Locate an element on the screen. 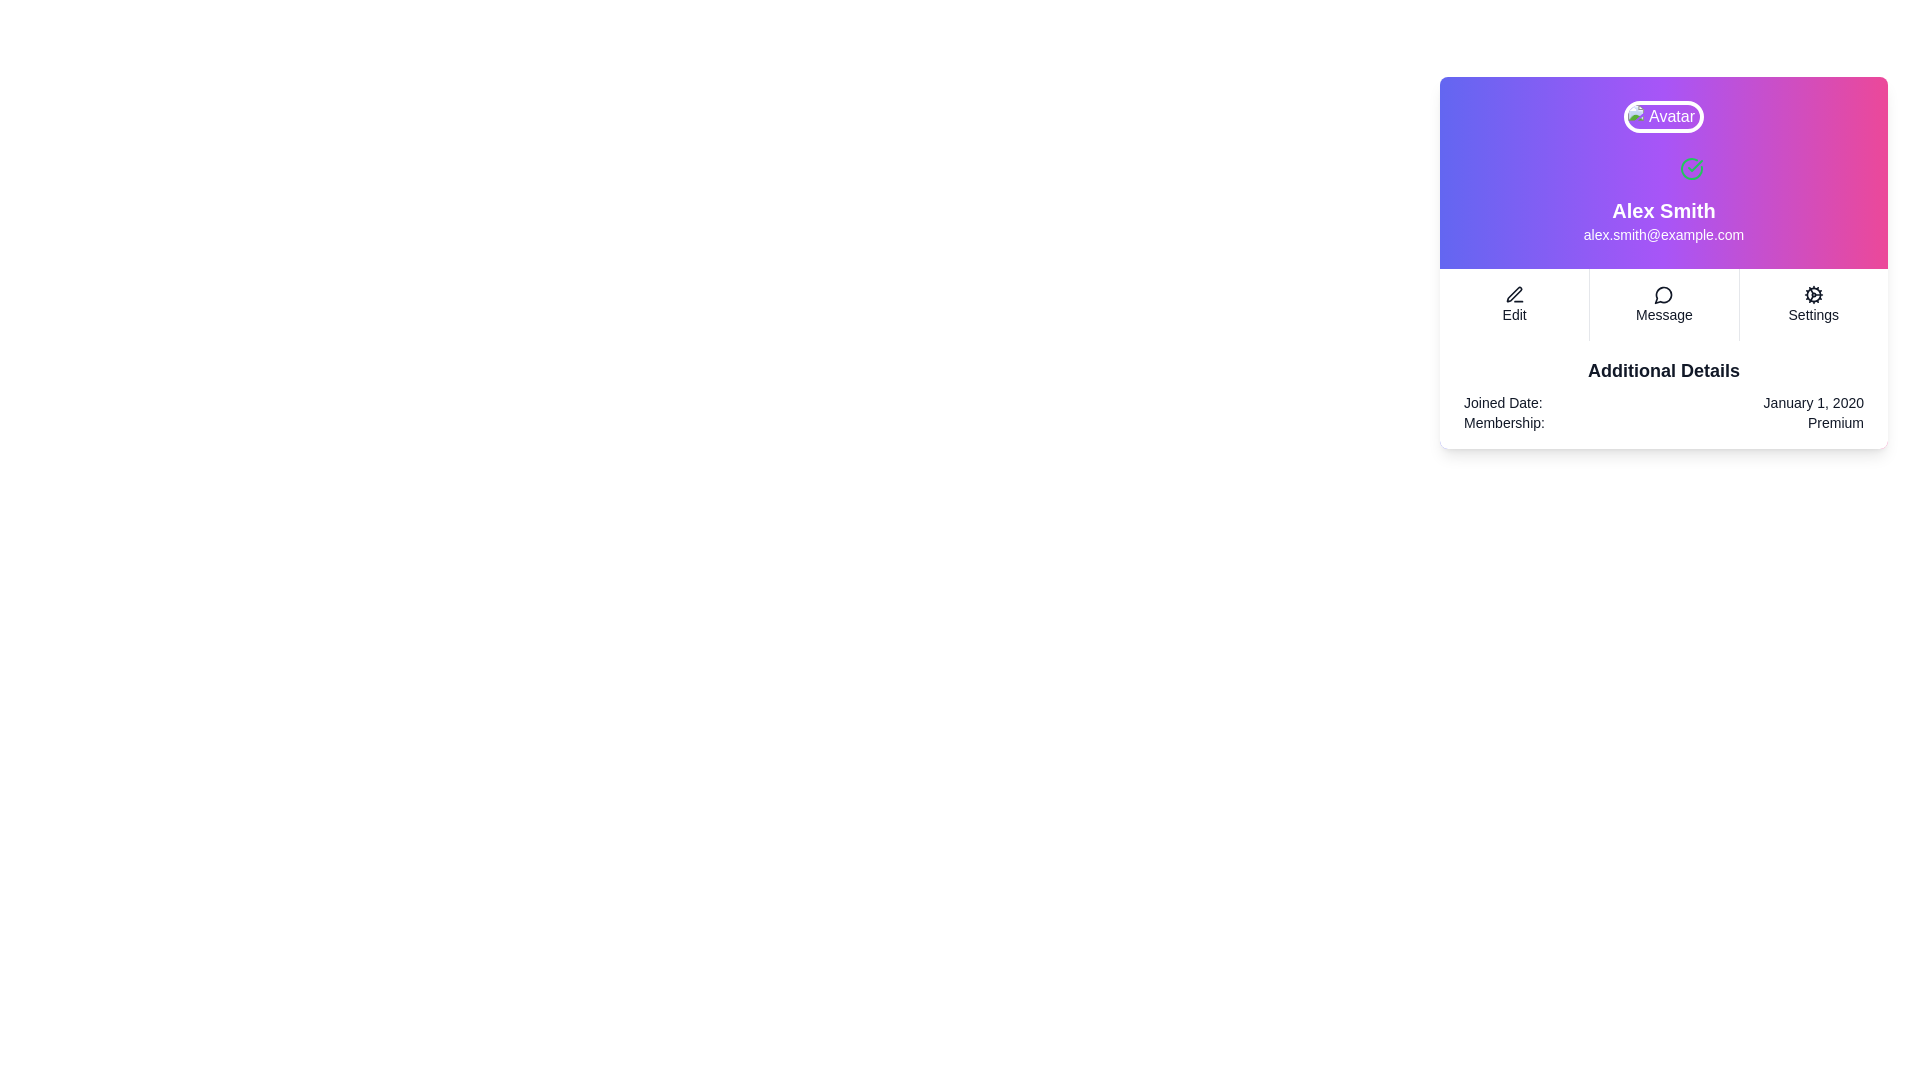  the green checkmark icon within the SVG graphic located at the bottom-right corner of the circular badge on the user profile card is located at coordinates (1694, 164).